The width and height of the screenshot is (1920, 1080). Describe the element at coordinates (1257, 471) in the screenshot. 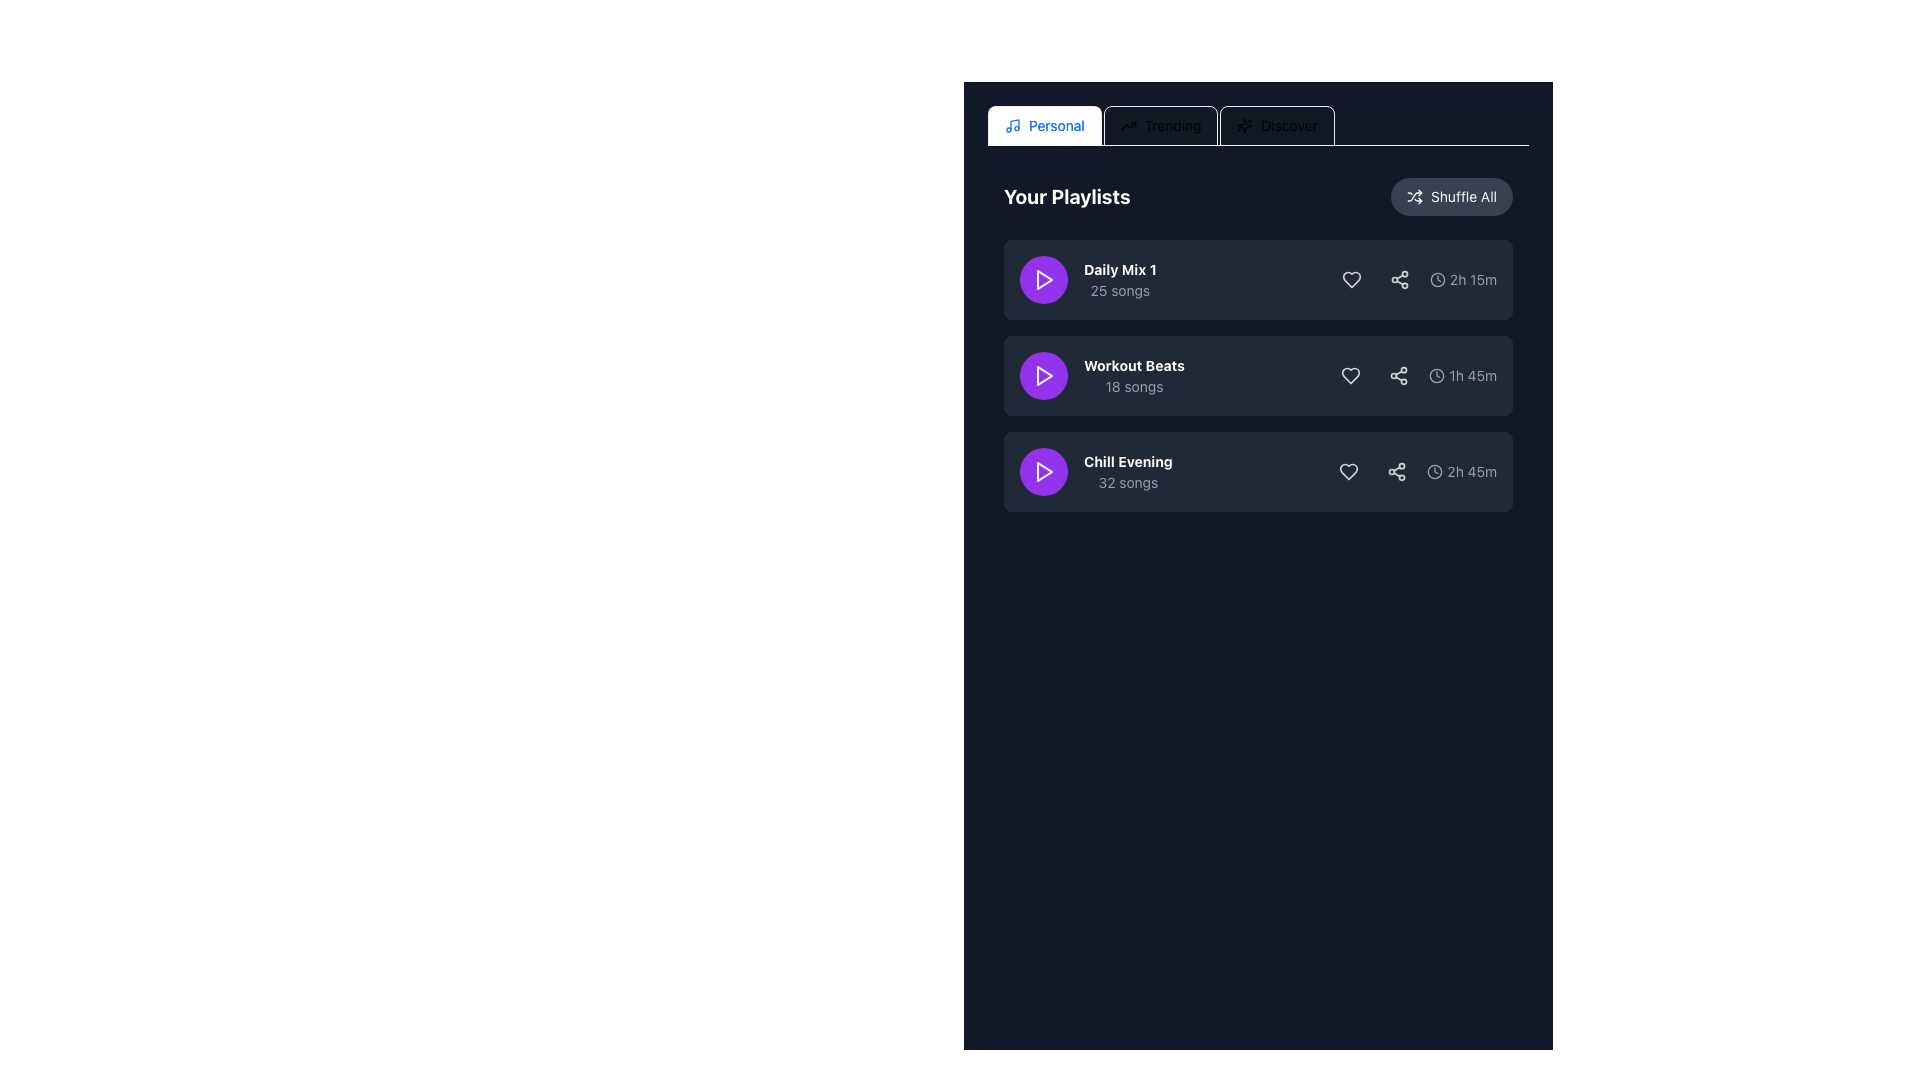

I see `the 'Chill Evening' Playlist card, which is the third item in the list of playlists` at that location.